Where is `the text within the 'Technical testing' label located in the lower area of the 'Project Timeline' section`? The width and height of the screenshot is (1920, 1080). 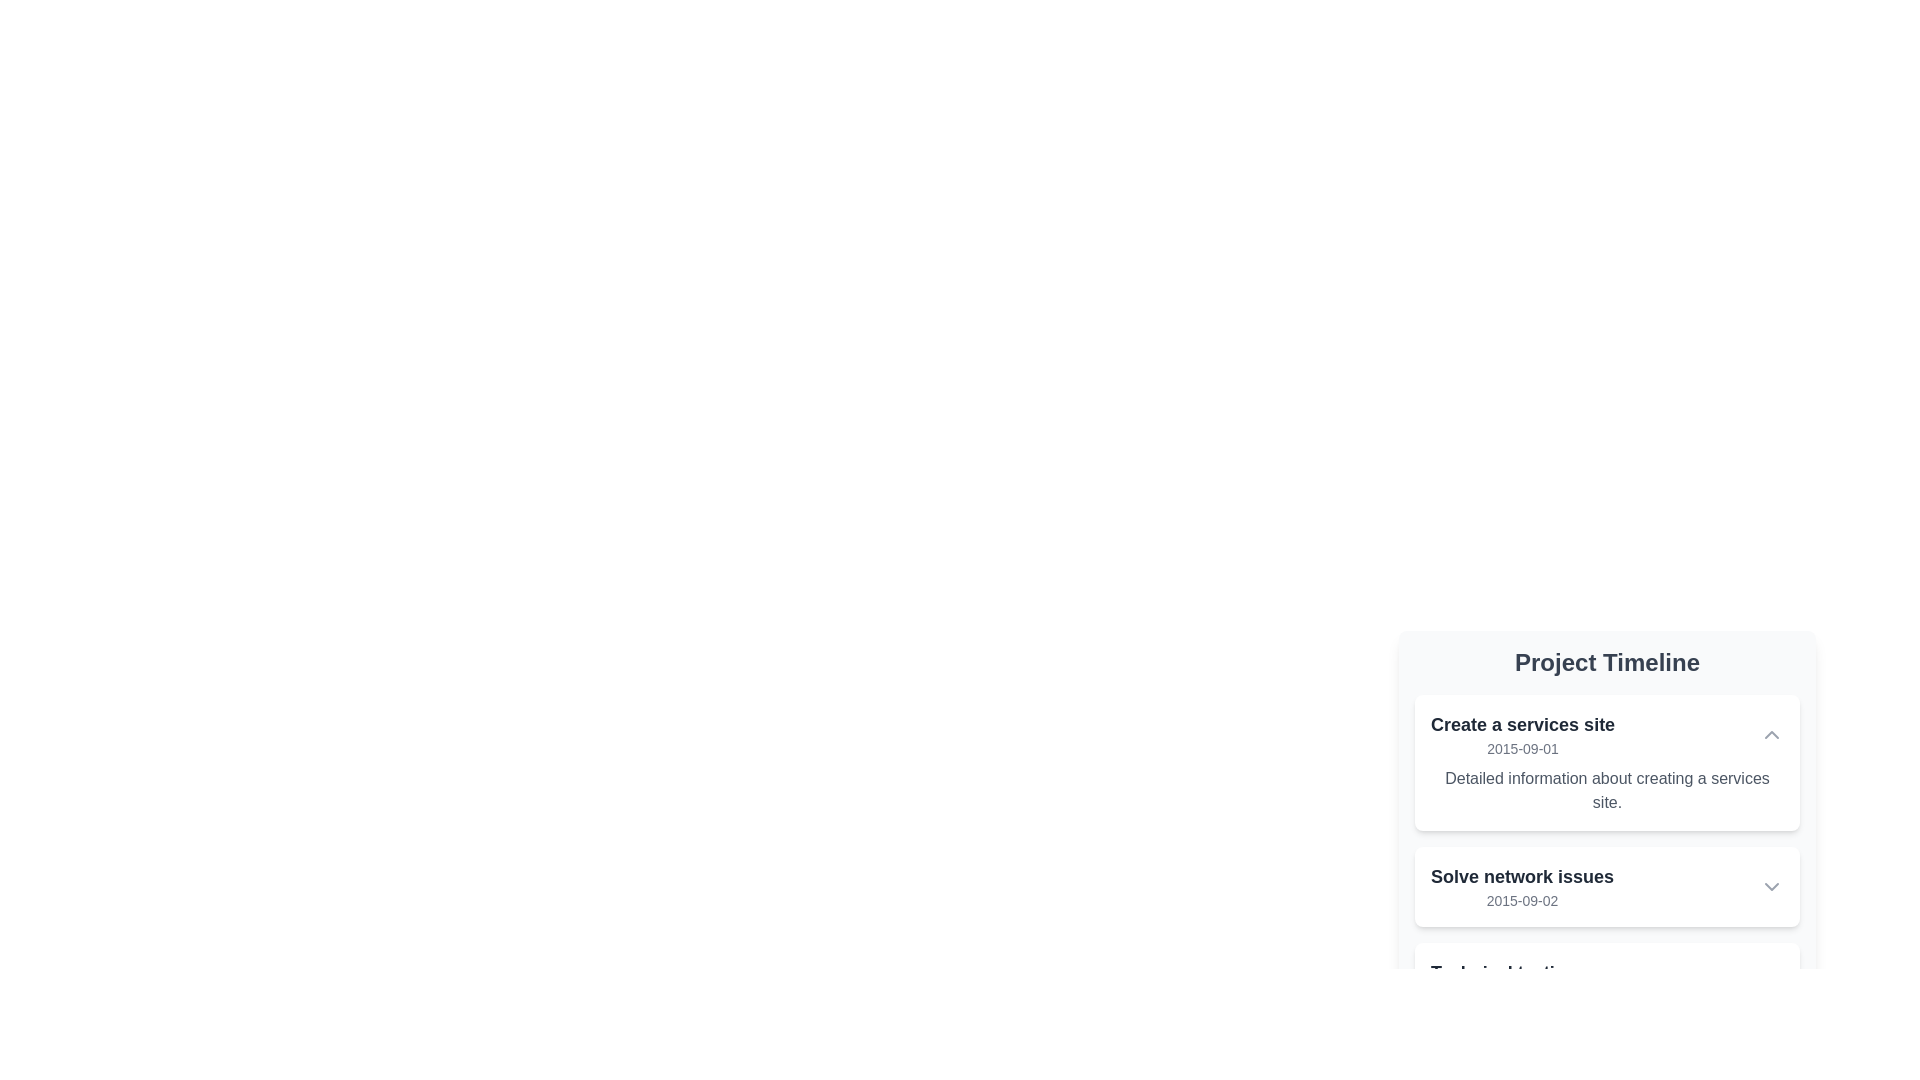 the text within the 'Technical testing' label located in the lower area of the 'Project Timeline' section is located at coordinates (1503, 971).